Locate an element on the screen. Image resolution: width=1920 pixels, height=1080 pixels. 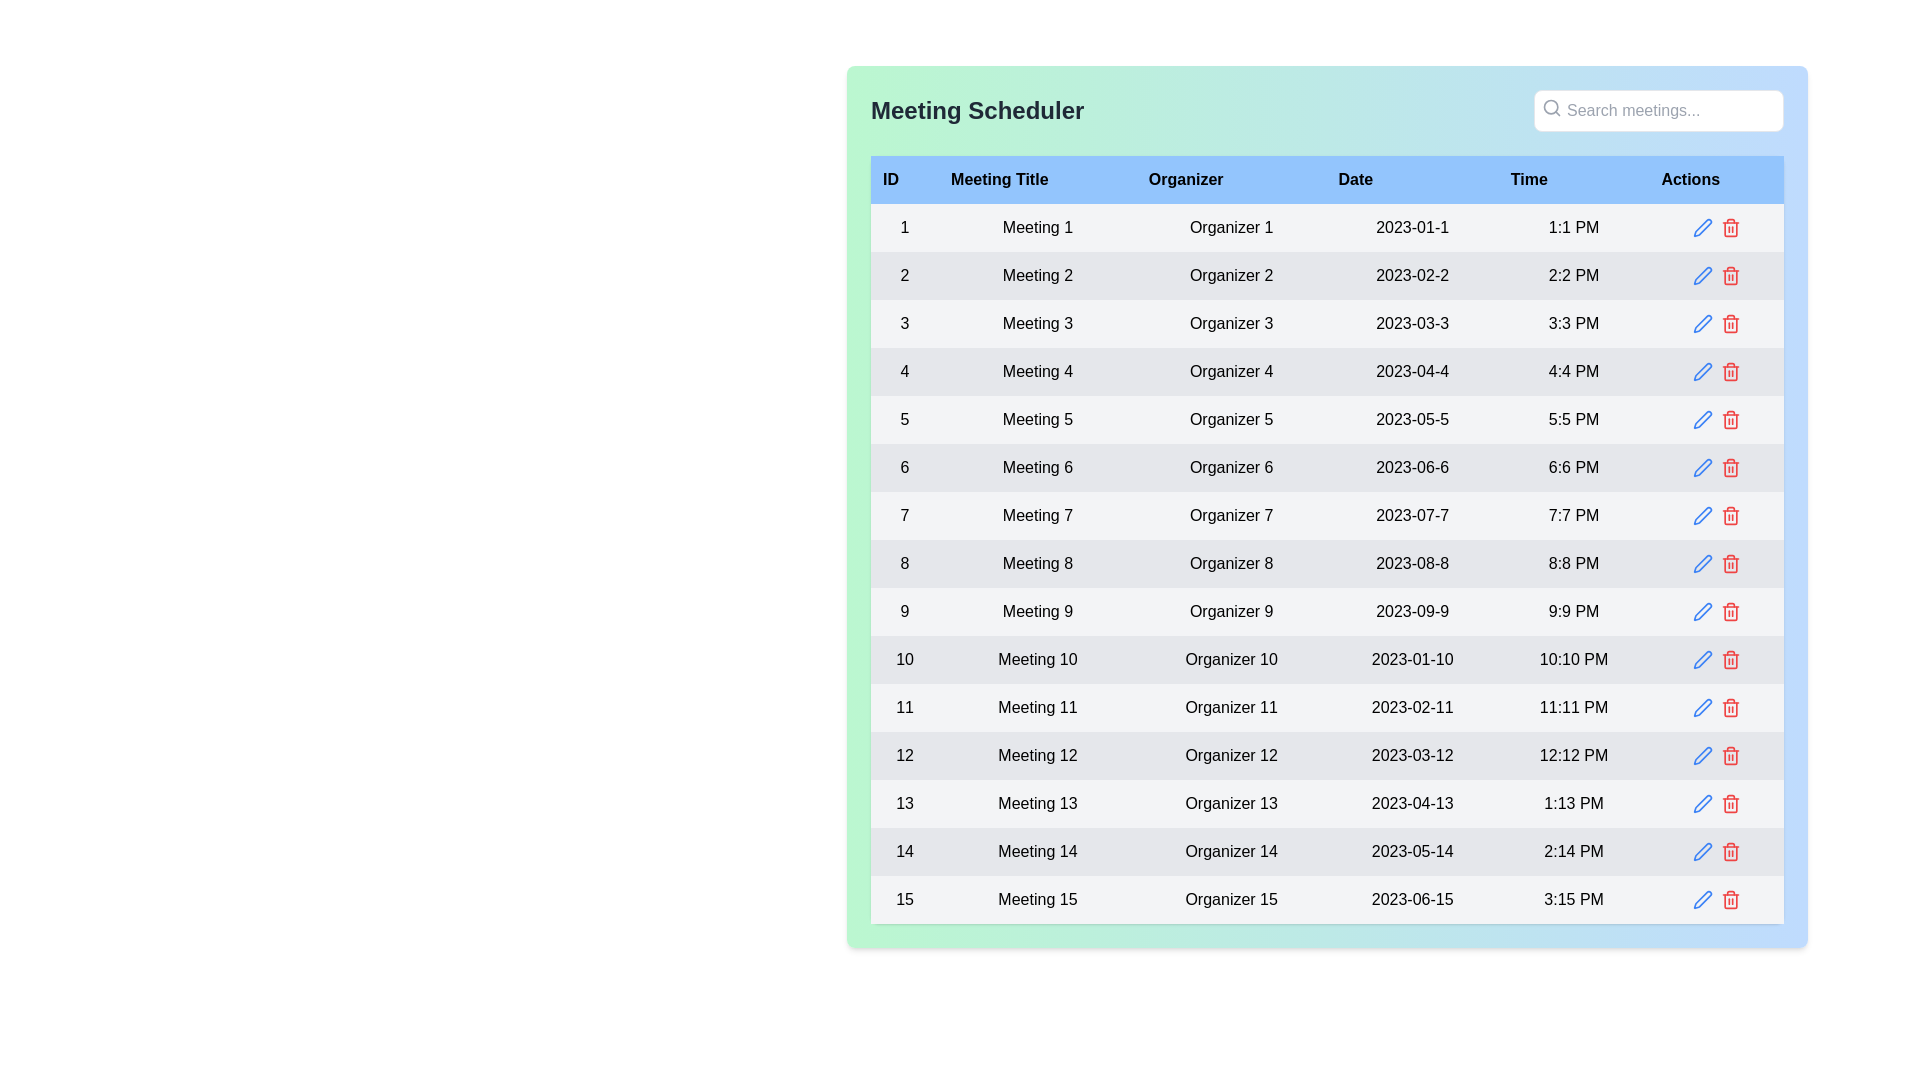
the time value displayed as '5:5 PM' is located at coordinates (1573, 419).